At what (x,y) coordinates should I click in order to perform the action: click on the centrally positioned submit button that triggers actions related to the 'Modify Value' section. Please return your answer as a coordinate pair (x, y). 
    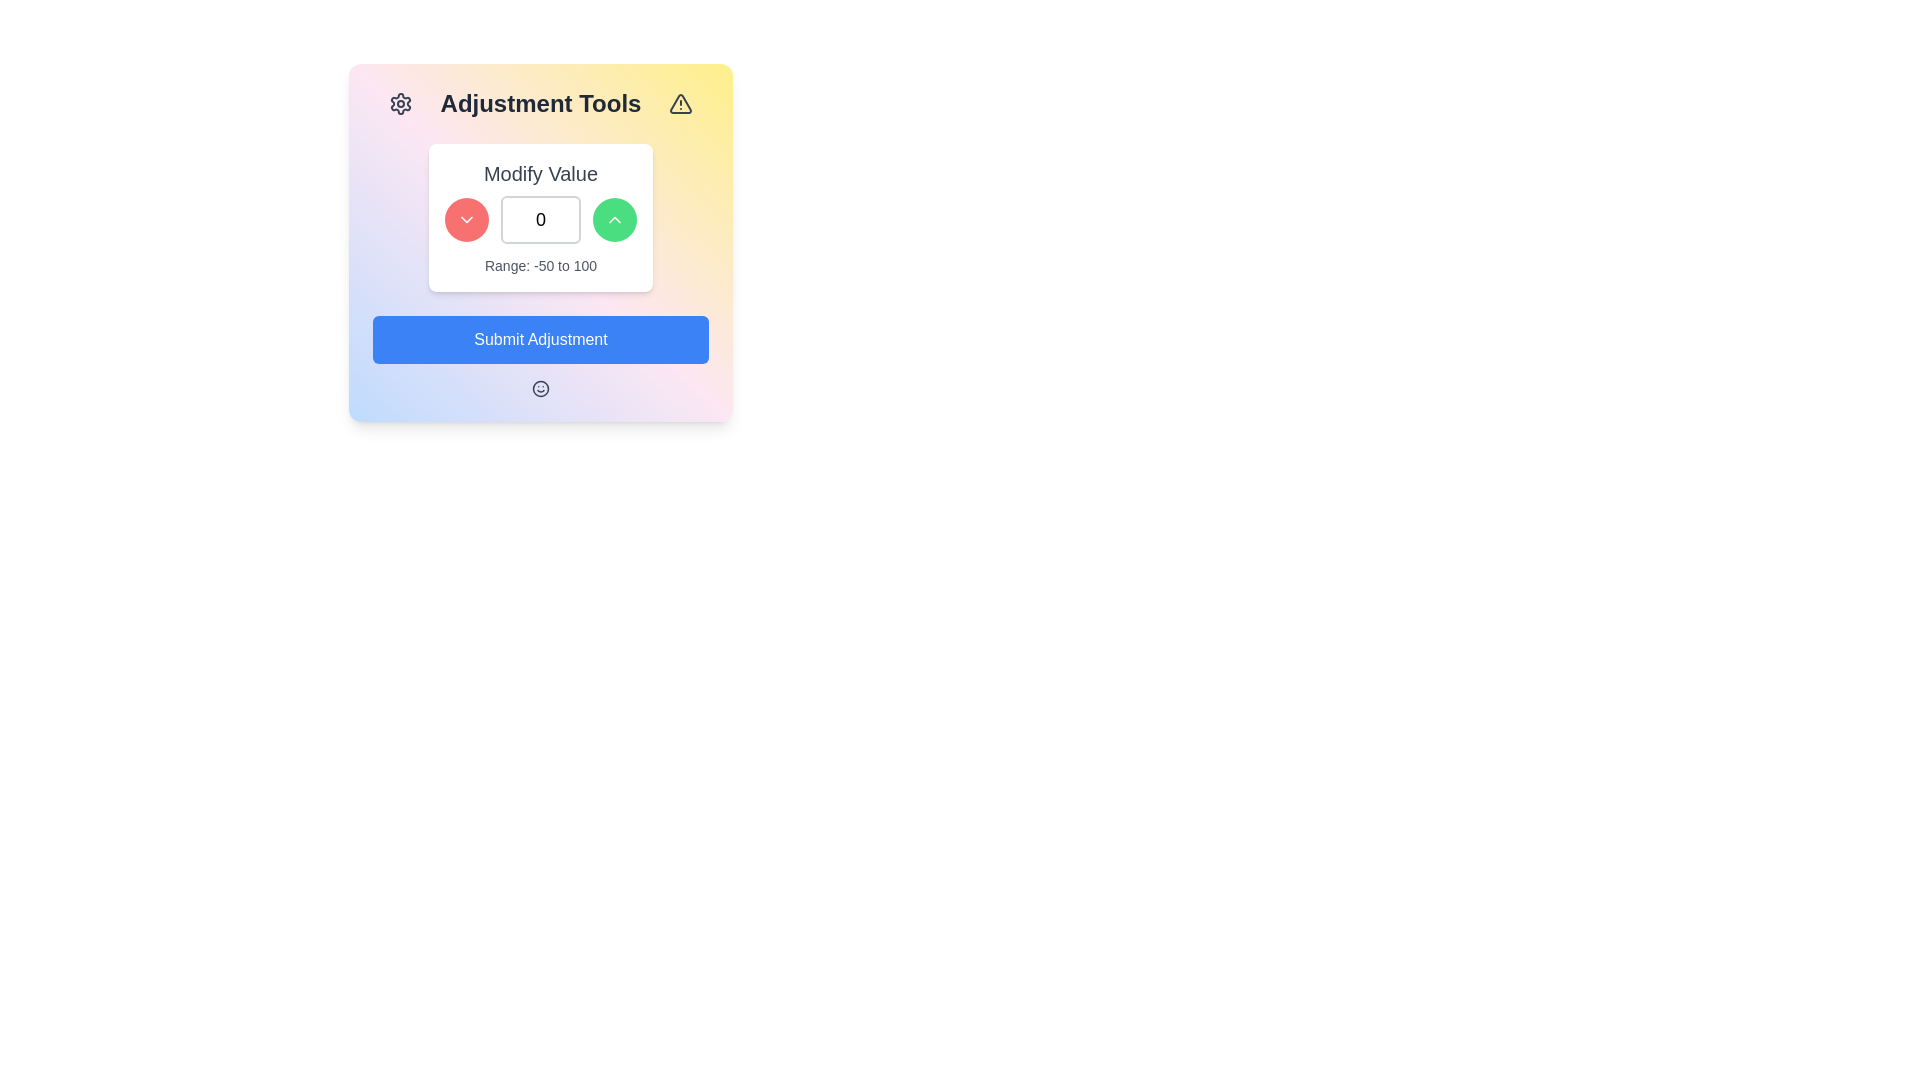
    Looking at the image, I should click on (541, 338).